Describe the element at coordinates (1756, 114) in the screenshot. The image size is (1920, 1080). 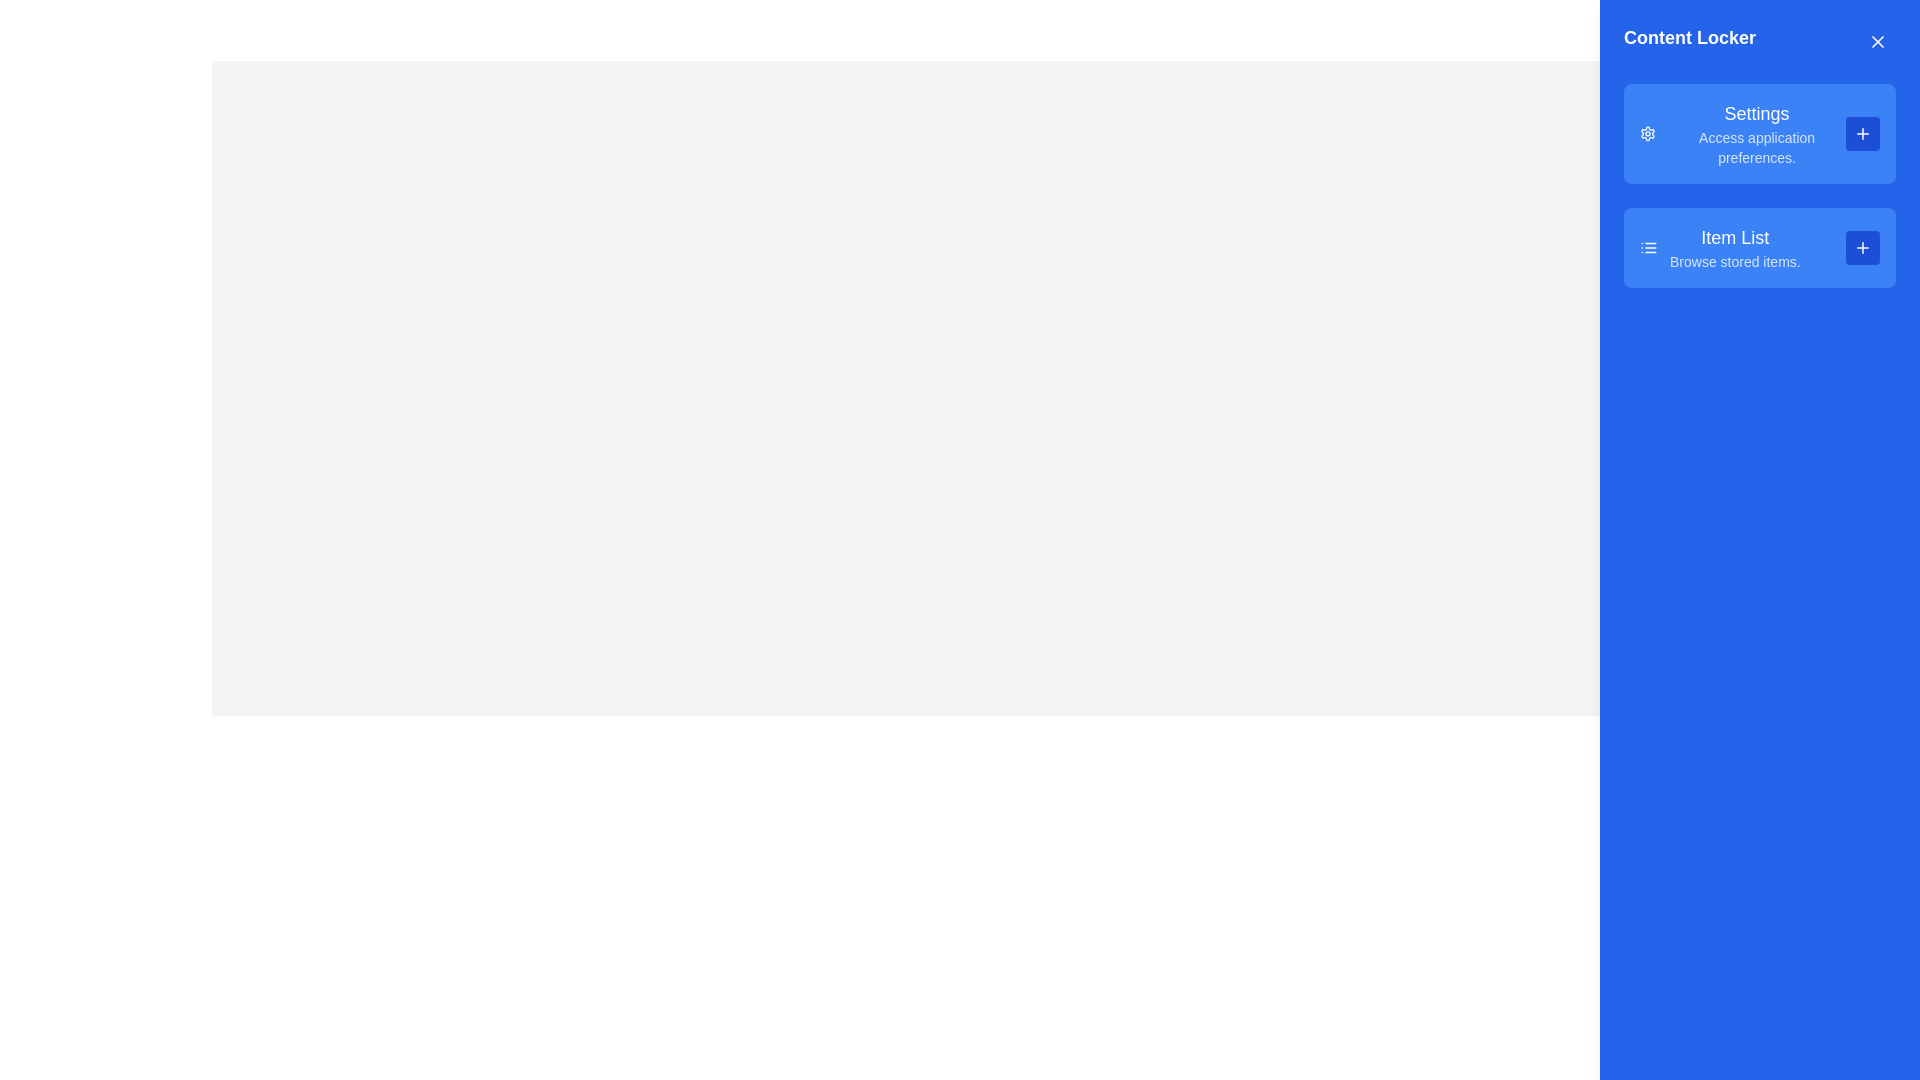
I see `header text indicating the purpose of accessing or modifying application settings in the blue sidebar labeled 'Content Locker'` at that location.